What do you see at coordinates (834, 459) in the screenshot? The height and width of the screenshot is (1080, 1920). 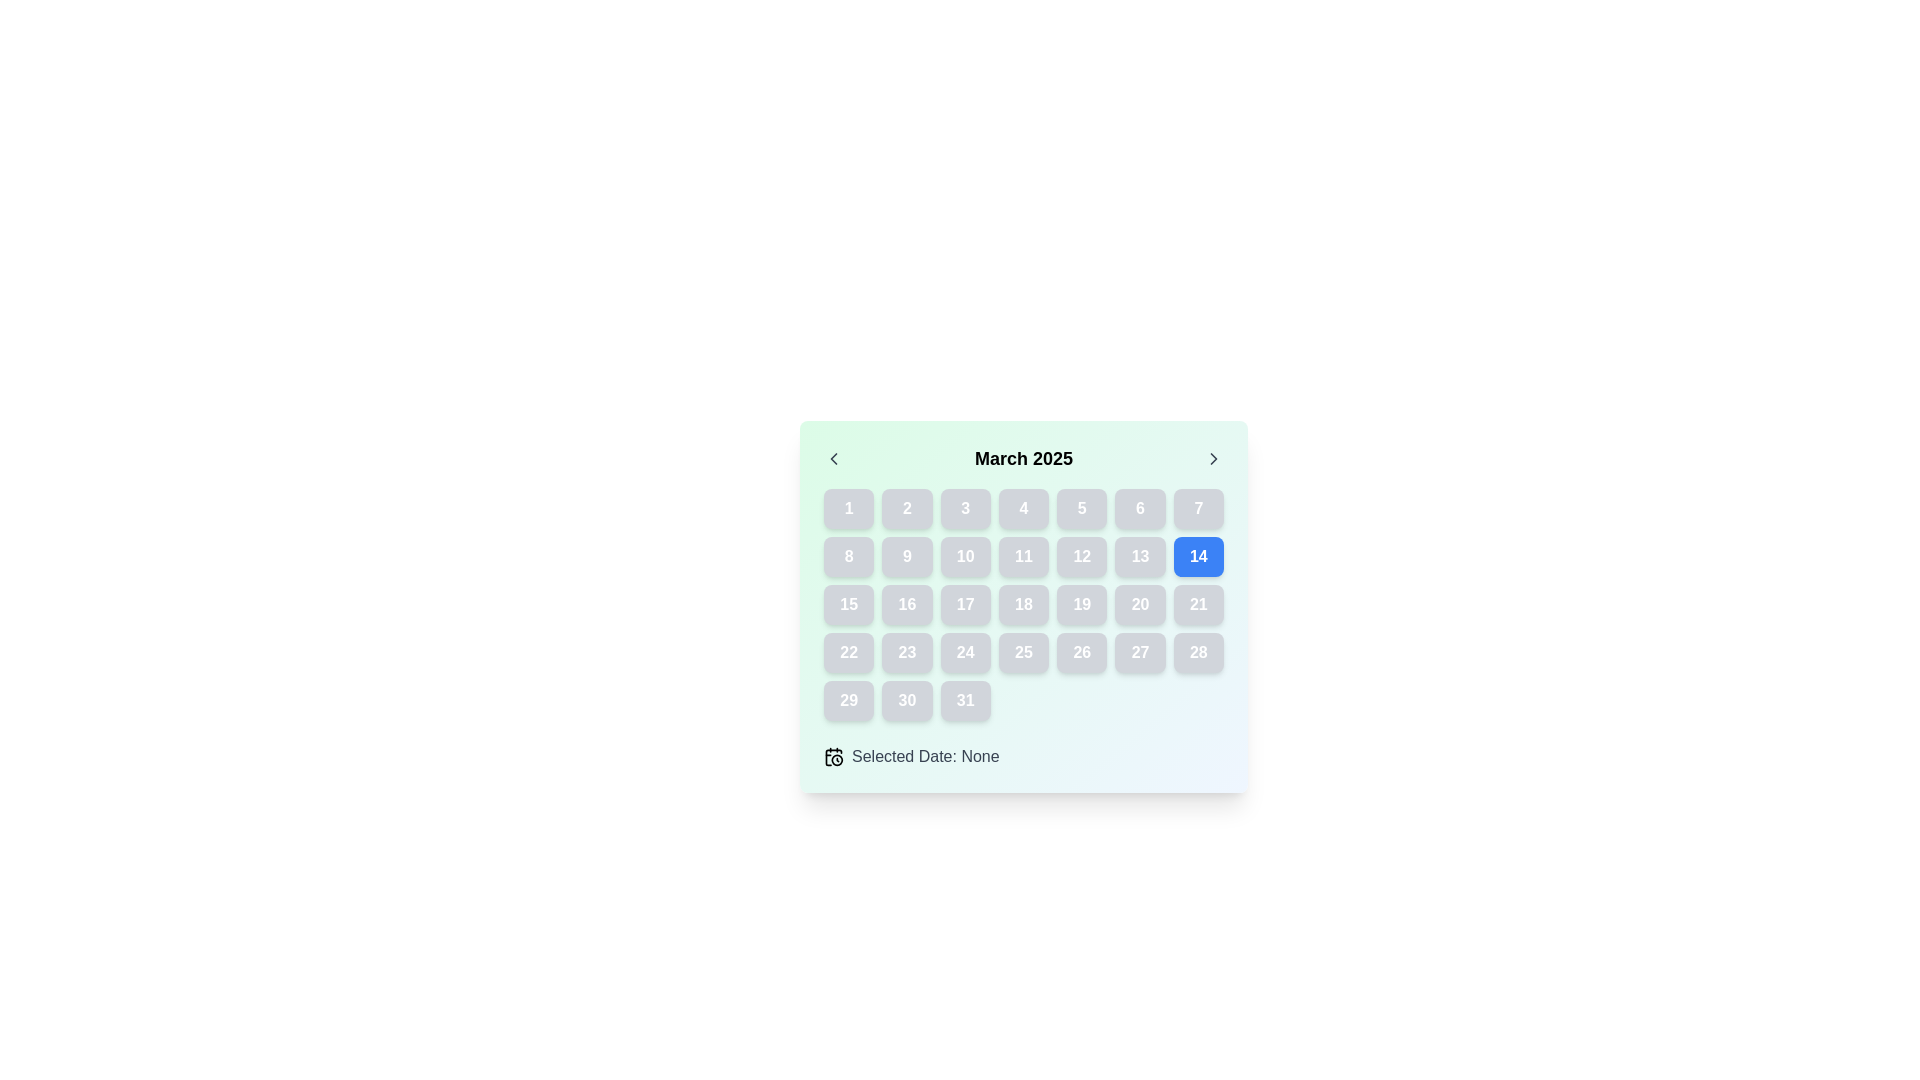 I see `the button on the left edge of the header bar` at bounding box center [834, 459].